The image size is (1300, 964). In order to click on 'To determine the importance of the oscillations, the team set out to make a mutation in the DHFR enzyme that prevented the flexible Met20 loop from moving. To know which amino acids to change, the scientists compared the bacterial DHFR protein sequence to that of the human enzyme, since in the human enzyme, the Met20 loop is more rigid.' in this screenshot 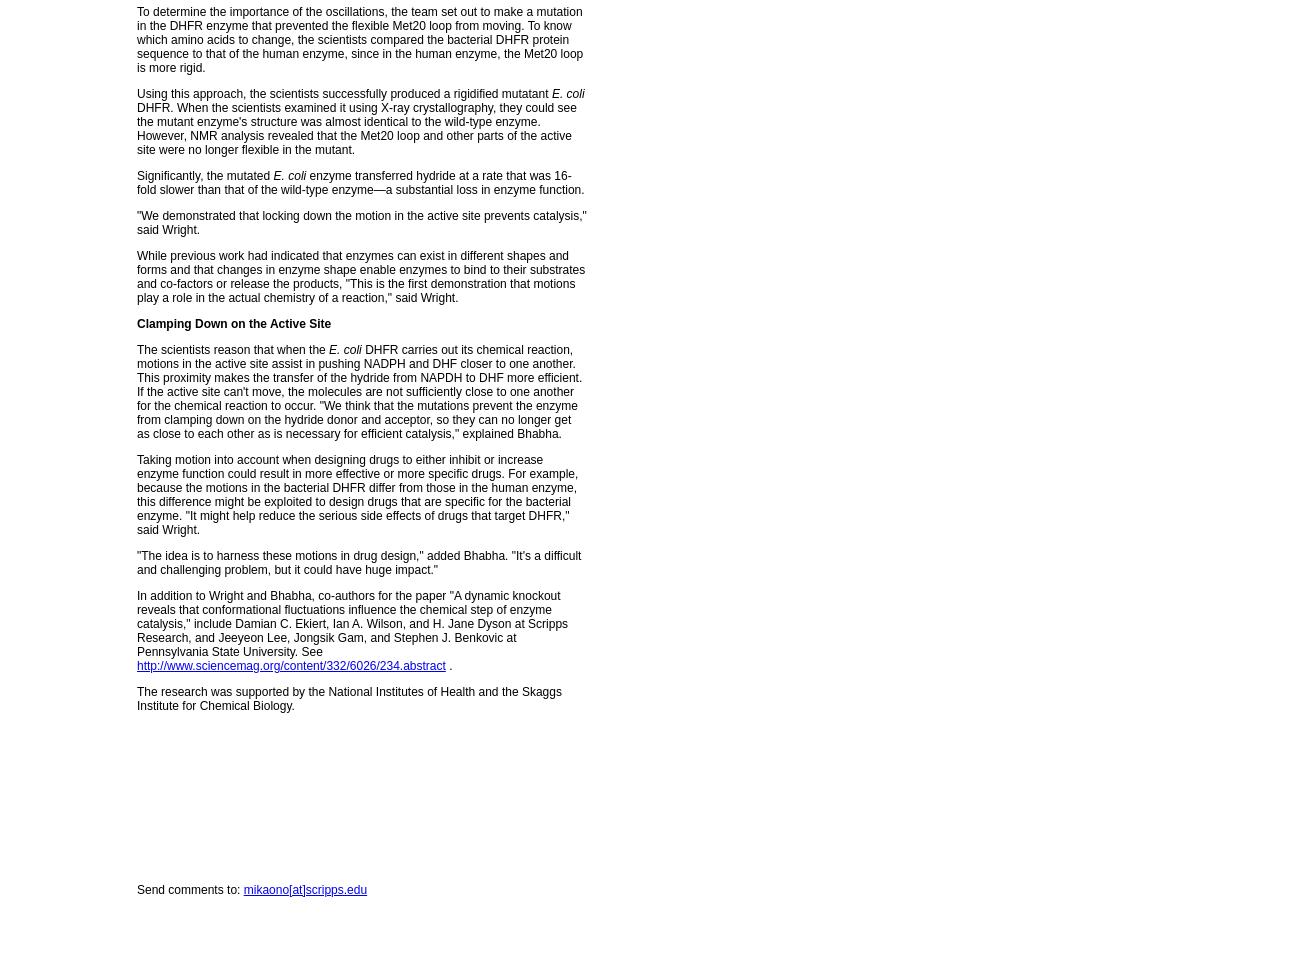, I will do `click(136, 38)`.